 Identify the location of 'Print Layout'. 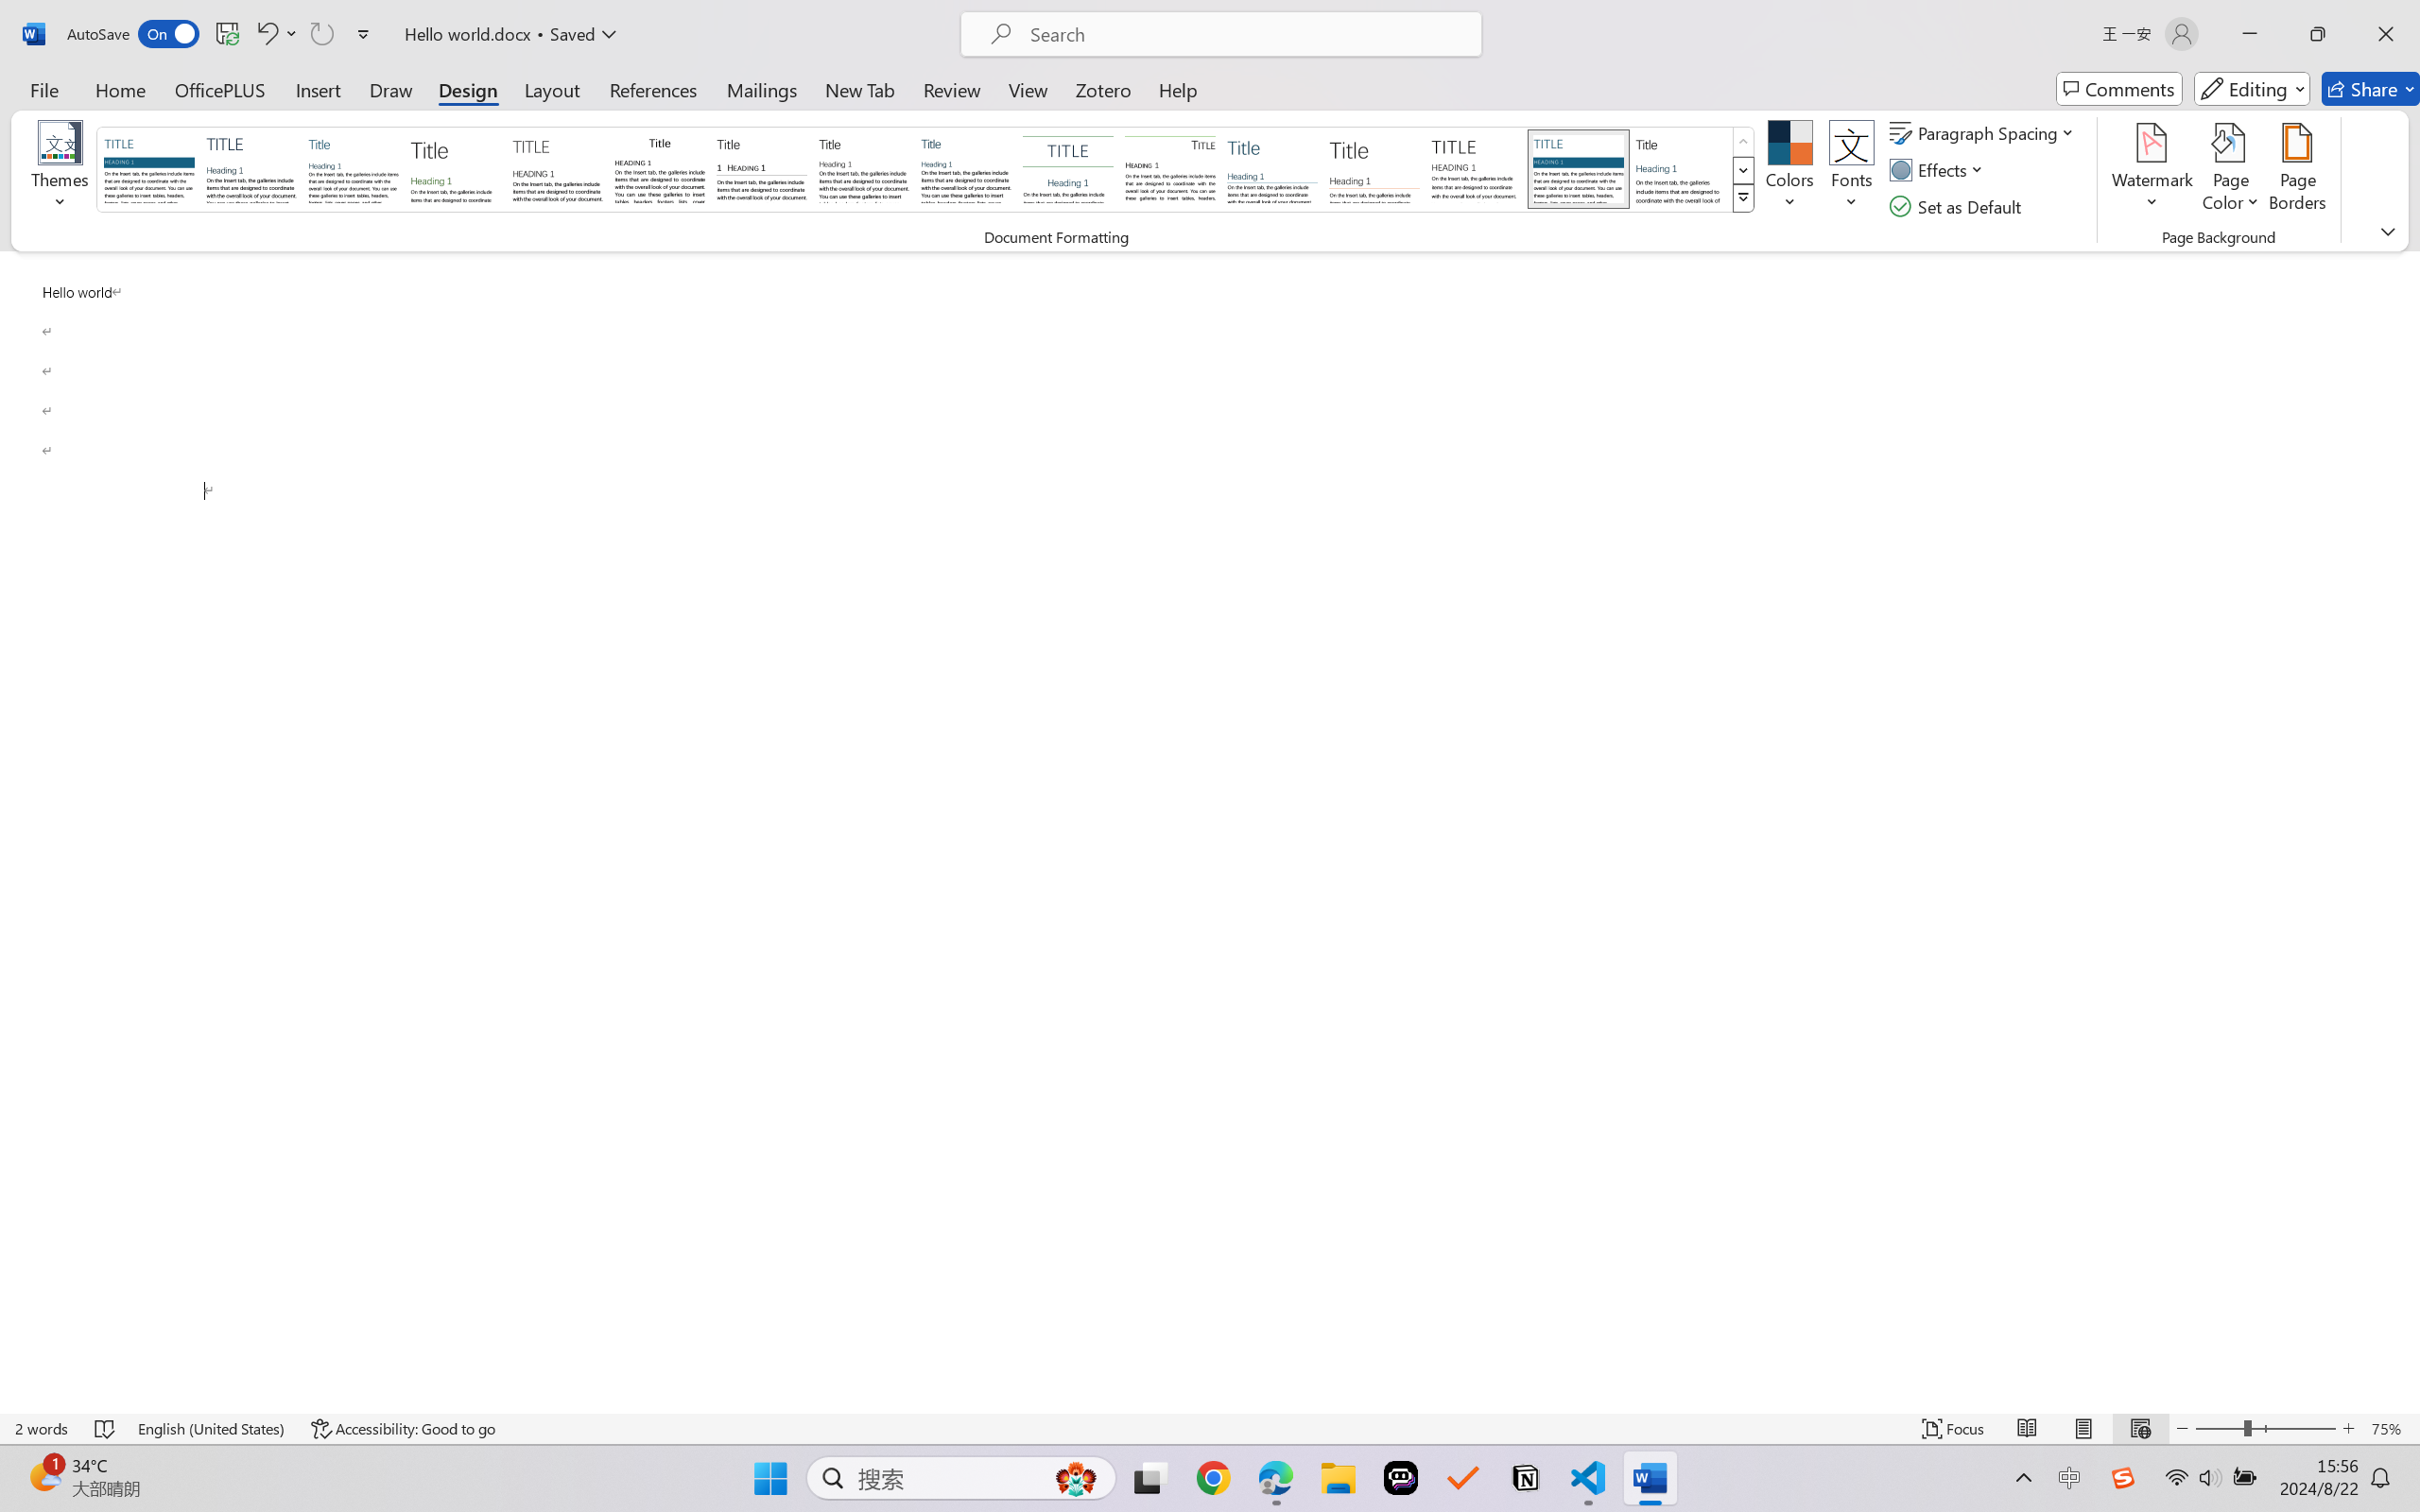
(2083, 1428).